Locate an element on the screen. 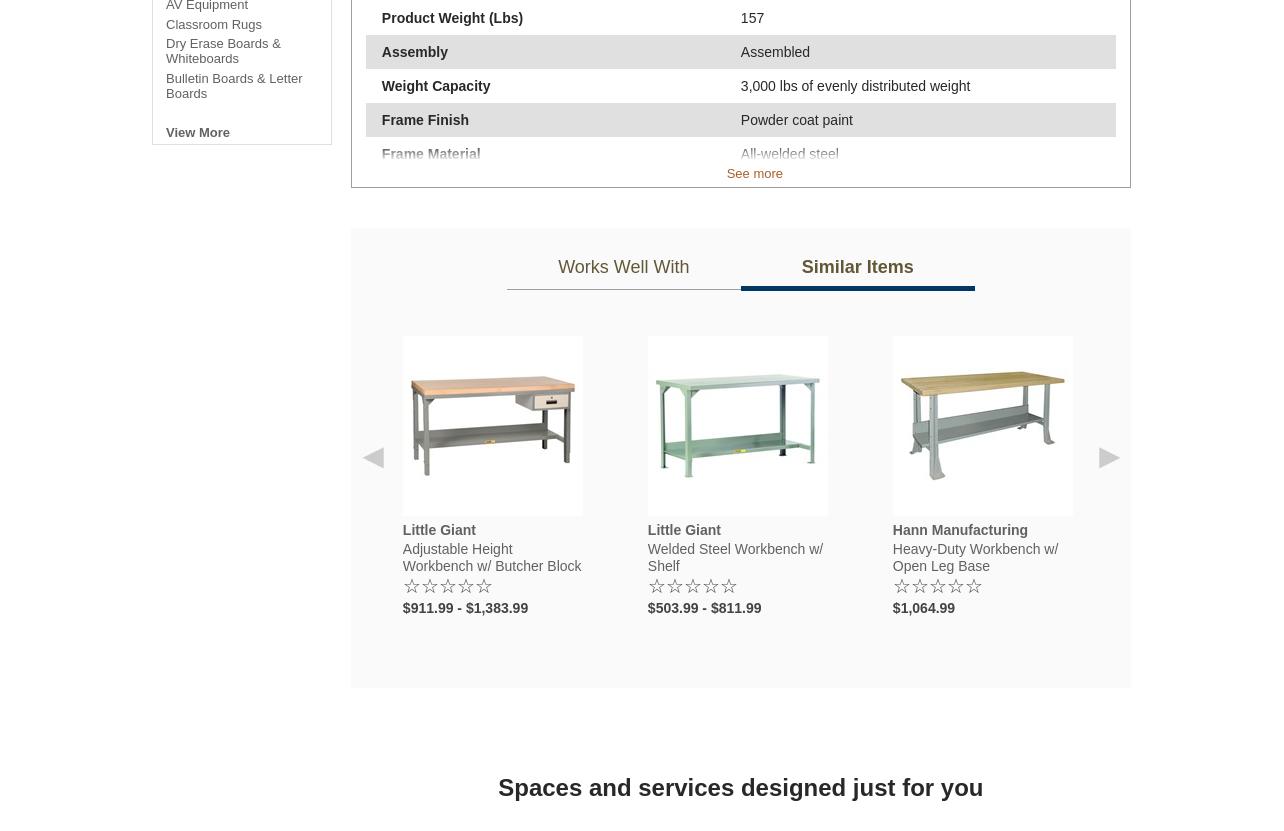 The width and height of the screenshot is (1284, 831). '24" W' is located at coordinates (758, 221).